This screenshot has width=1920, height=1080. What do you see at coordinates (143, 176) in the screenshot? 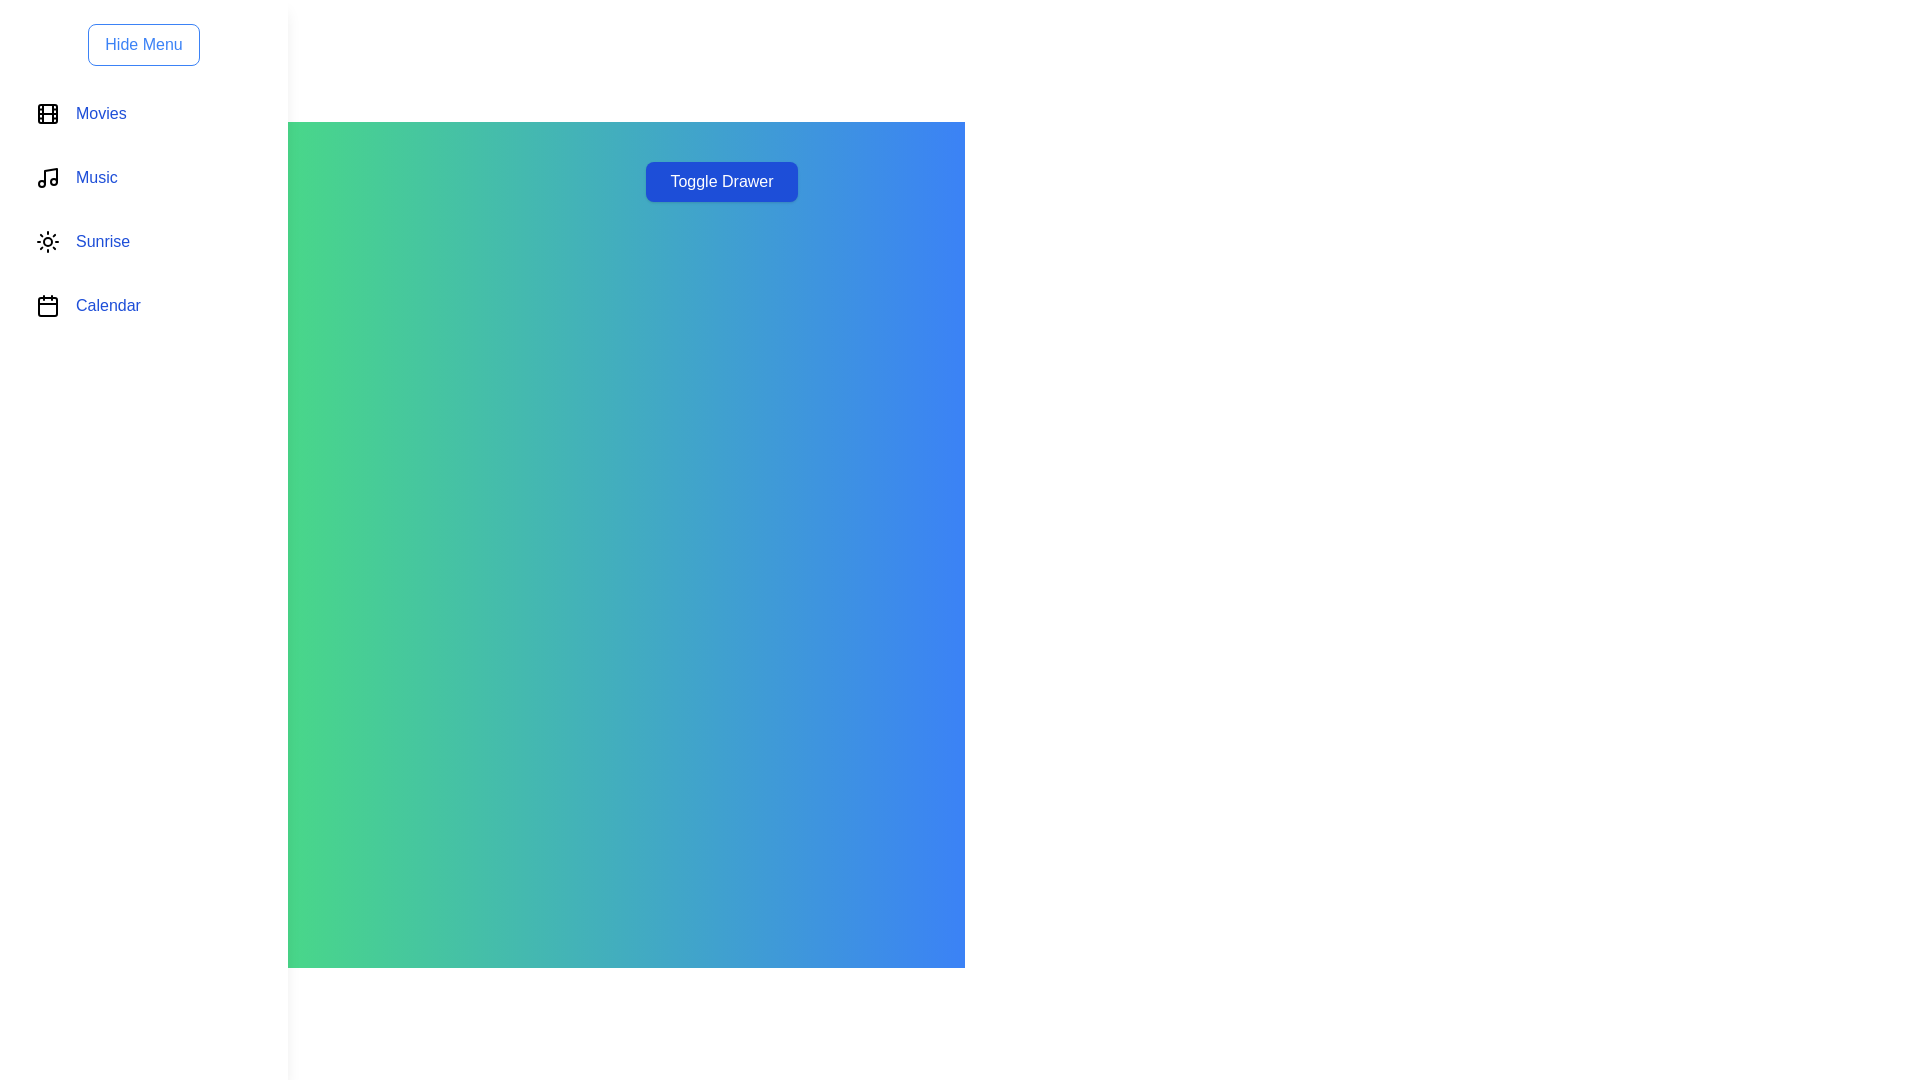
I see `the menu item Music` at bounding box center [143, 176].